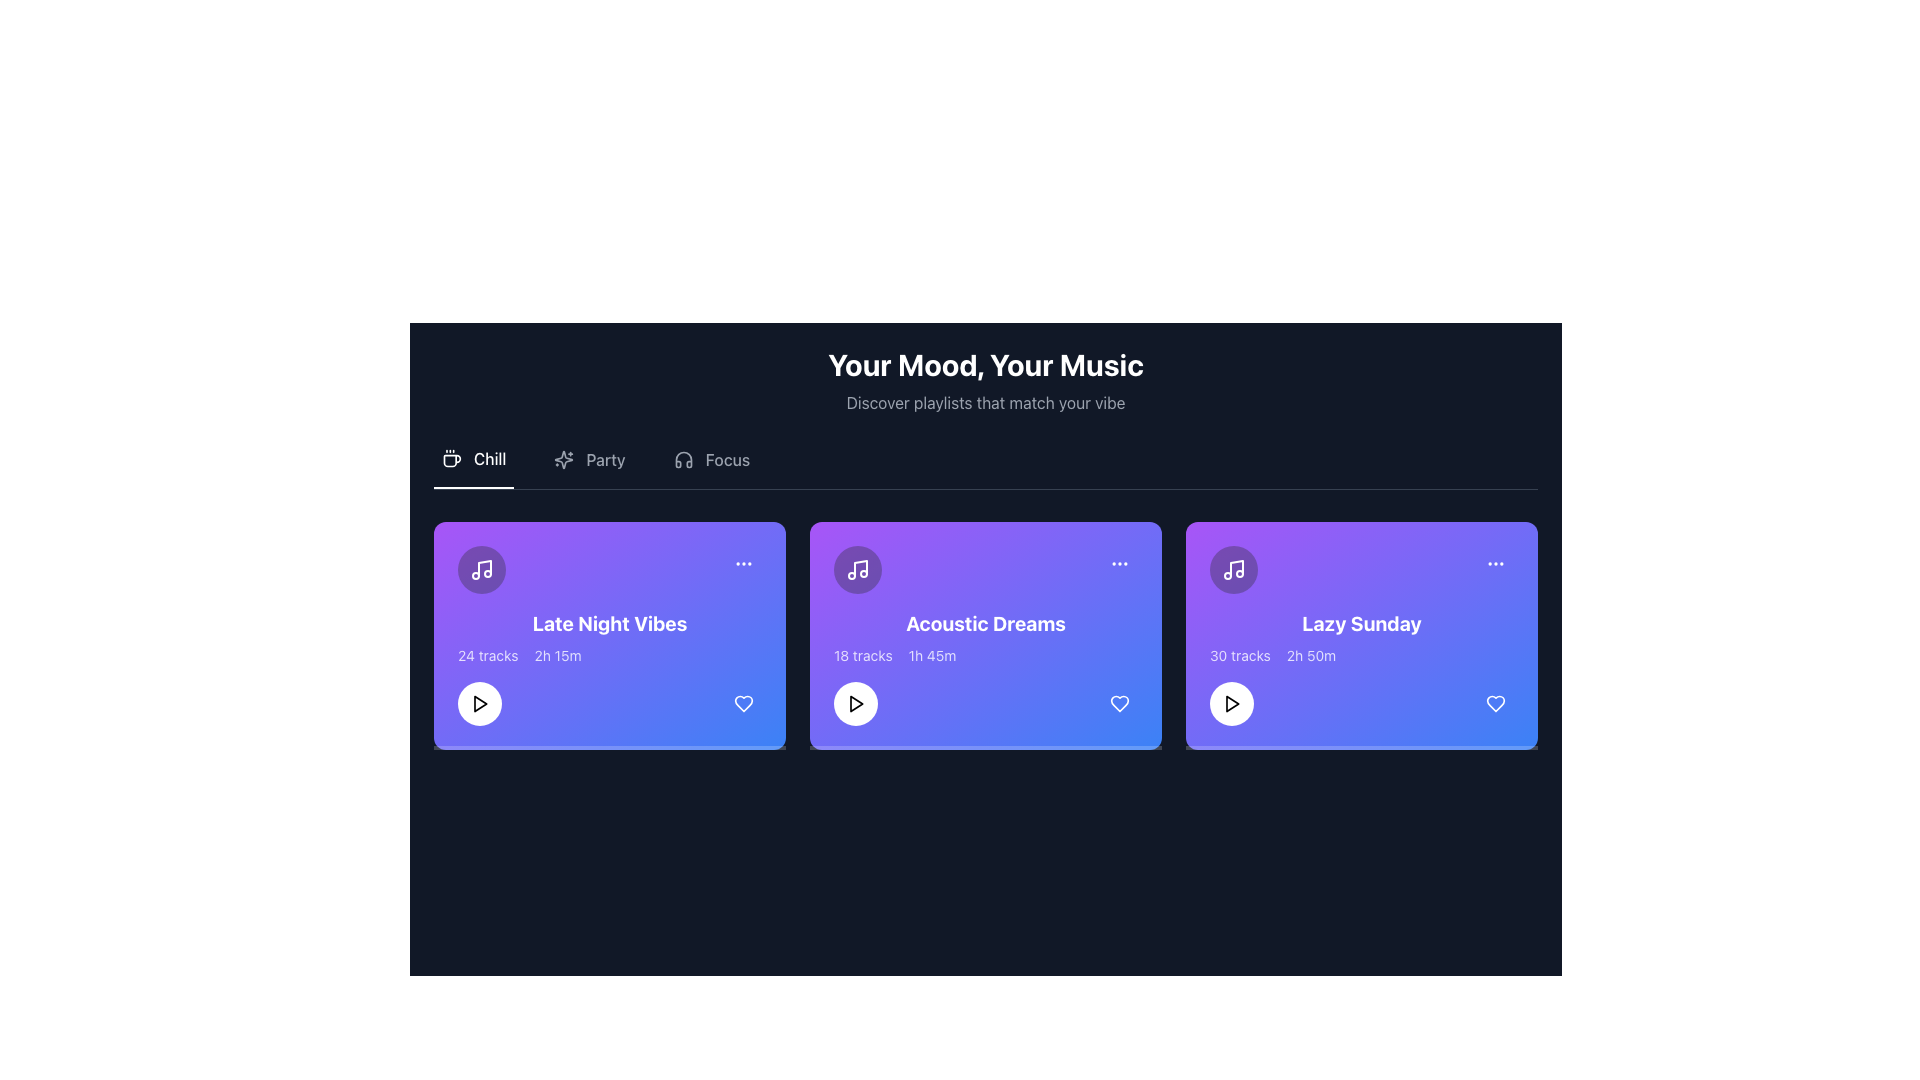  I want to click on the 'Lazy Sunday' card, which is a rectangular card with a gradient background from purple to blue, displaying the text 'Lazy Sunday' in bold white font, so click(1361, 636).